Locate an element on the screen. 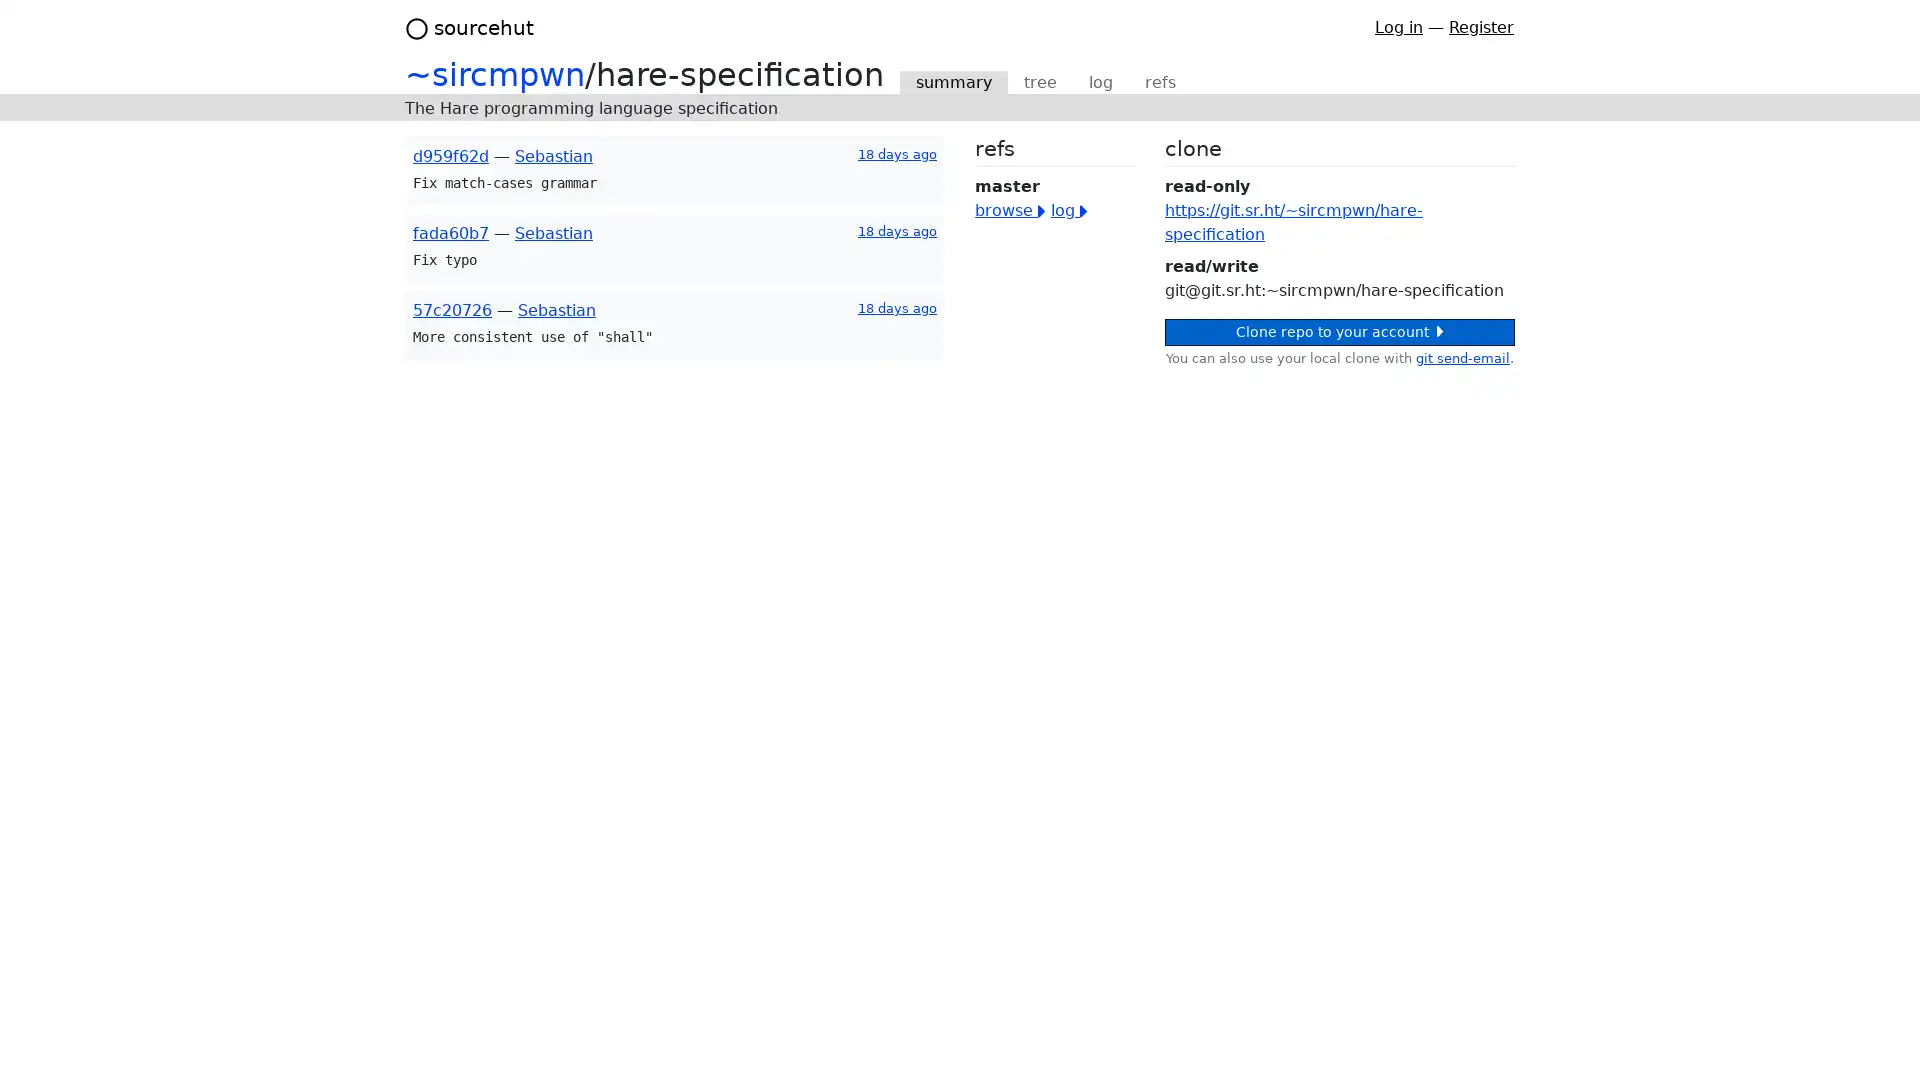  Clone repo to your account is located at coordinates (1339, 331).